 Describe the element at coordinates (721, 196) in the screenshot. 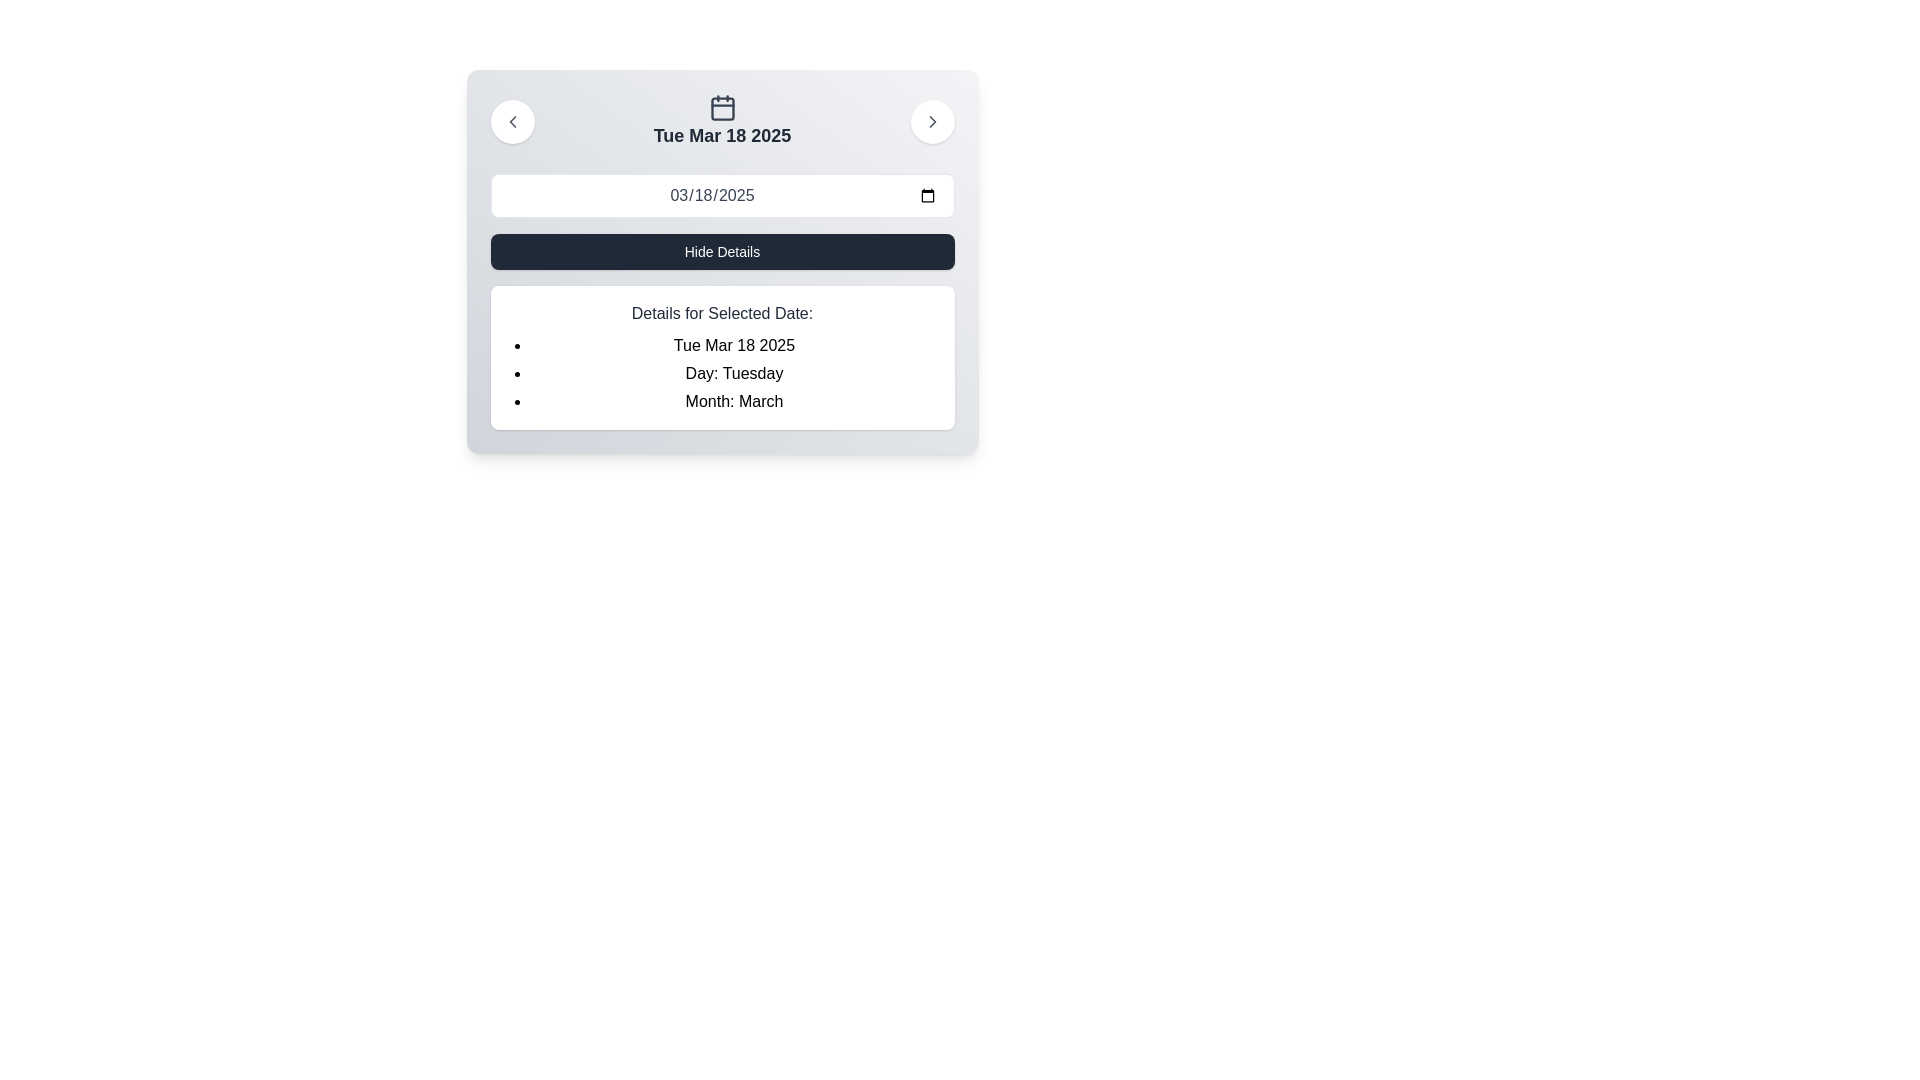

I see `the date input field located below the heading 'Tue Mar 18 2025'` at that location.